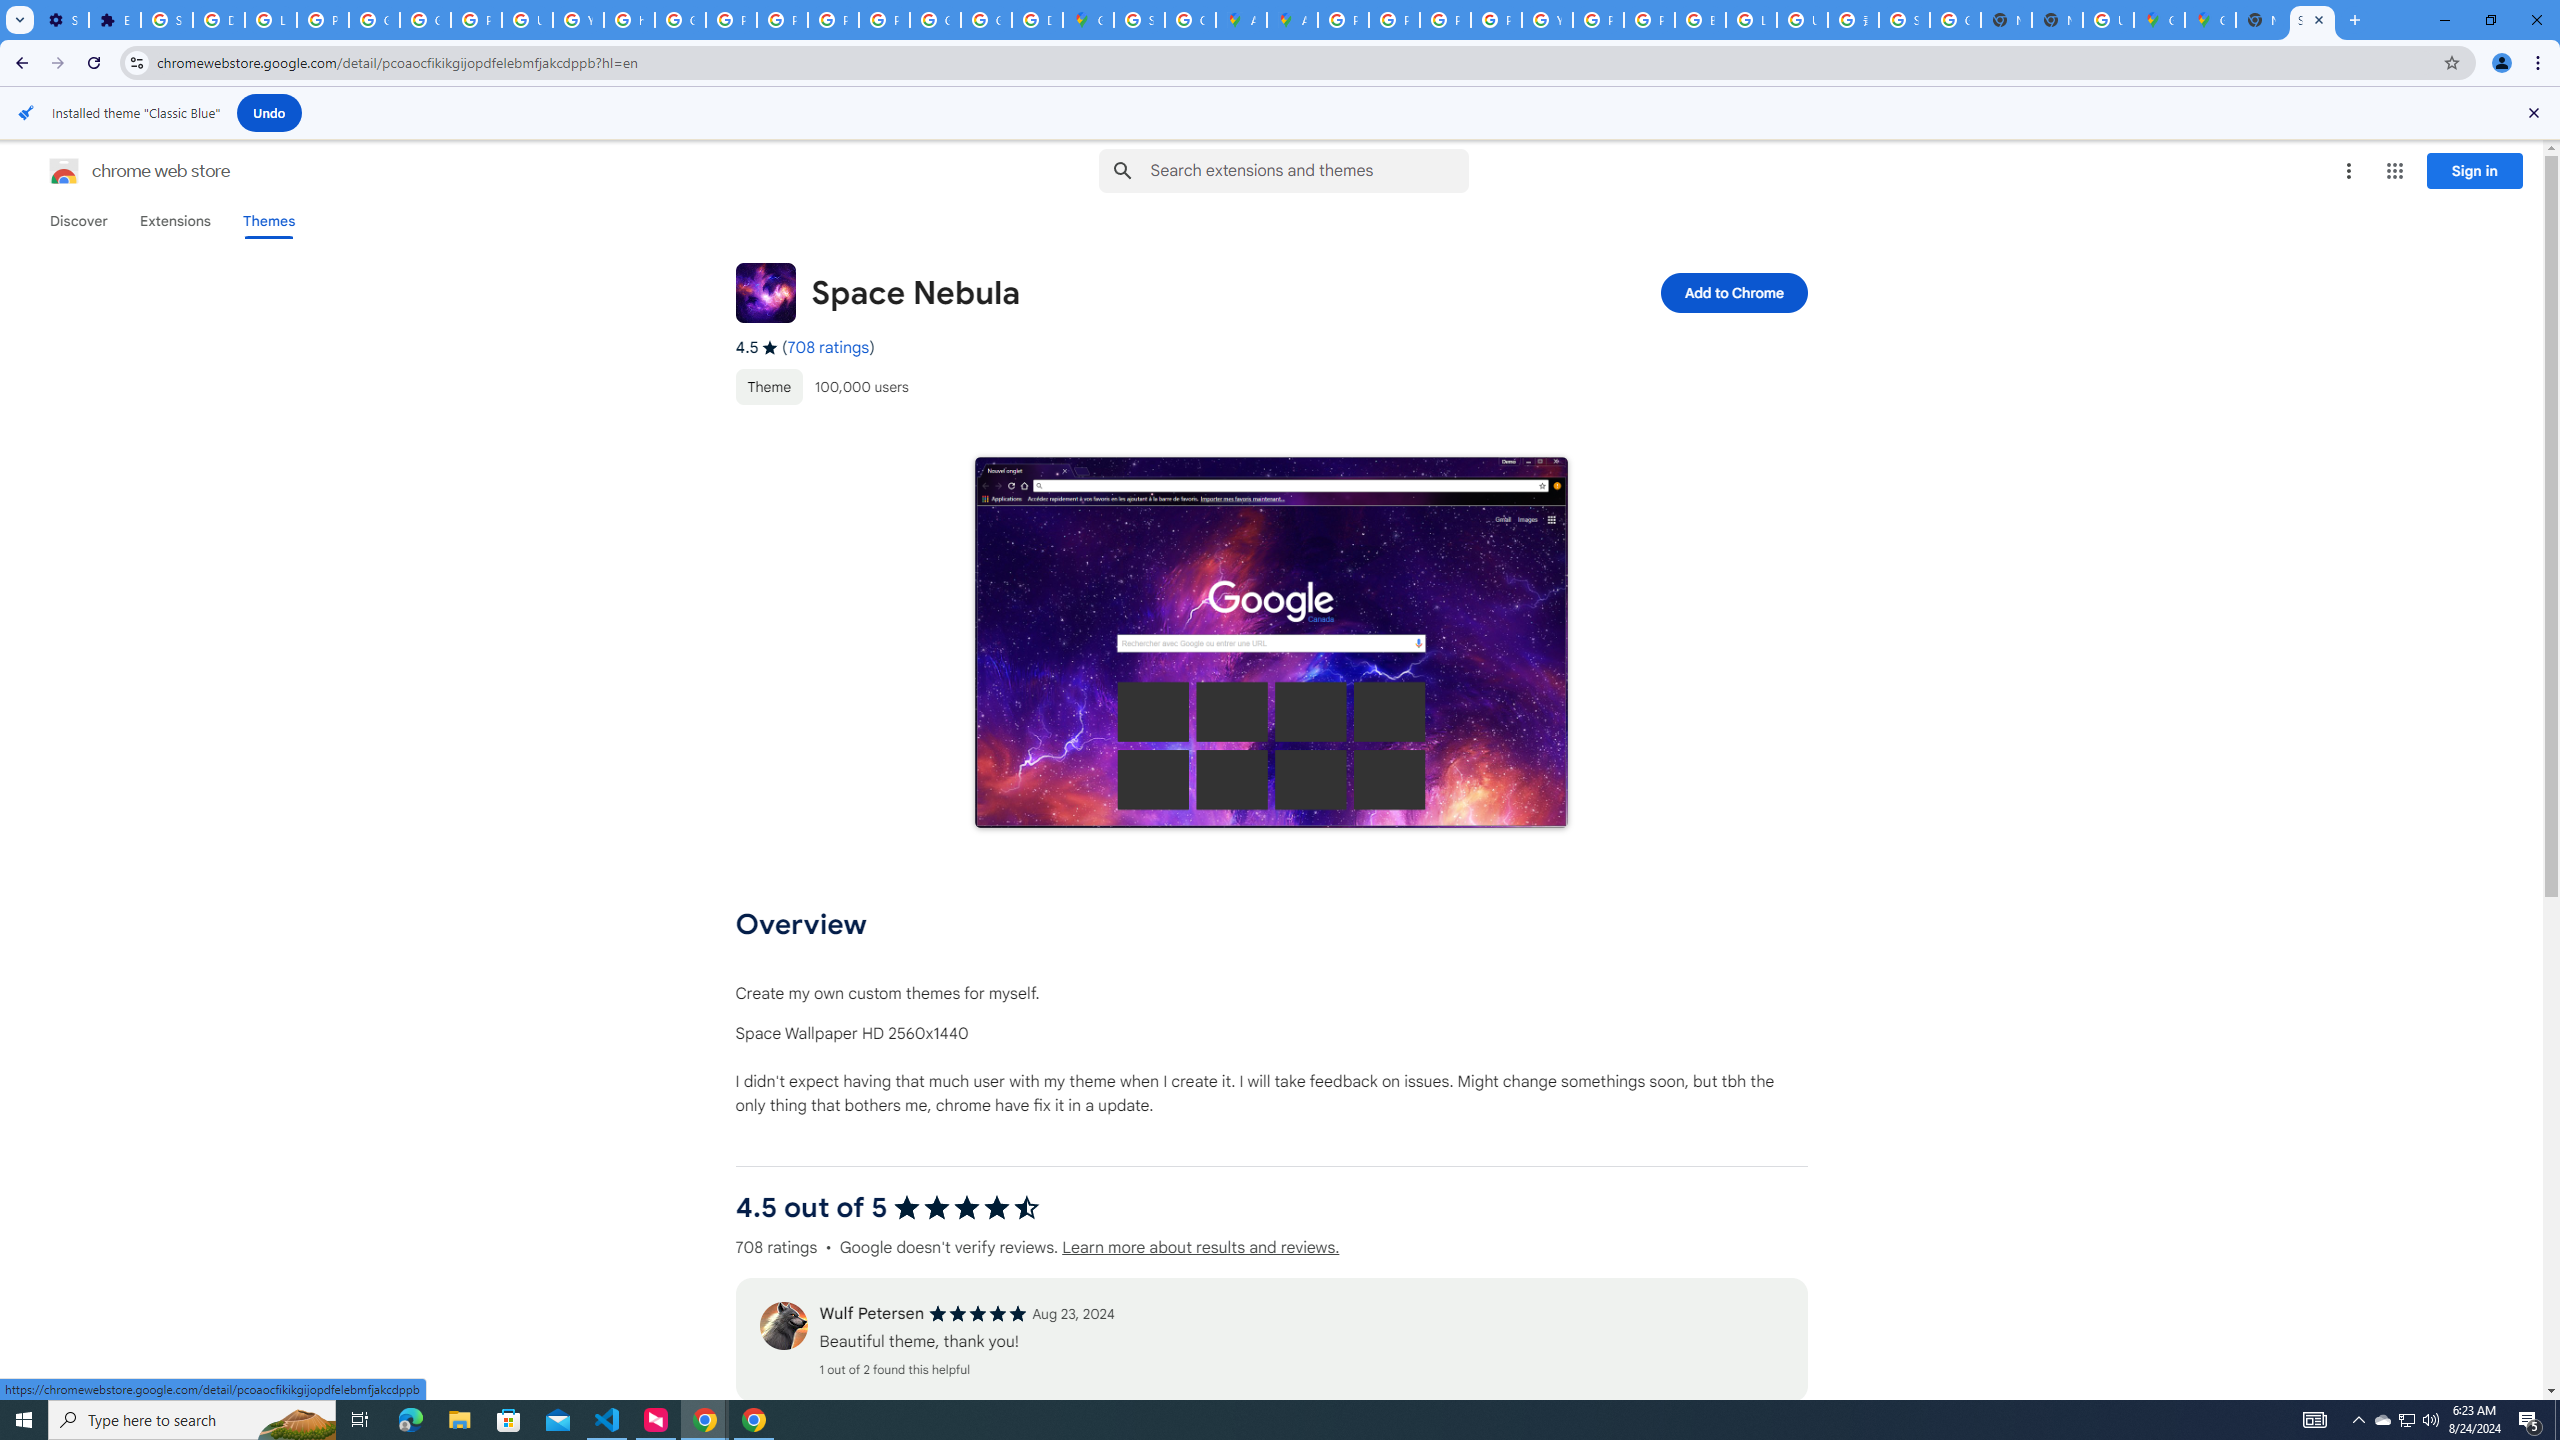 The width and height of the screenshot is (2560, 1440). I want to click on 'Chrome Web Store logo', so click(64, 171).